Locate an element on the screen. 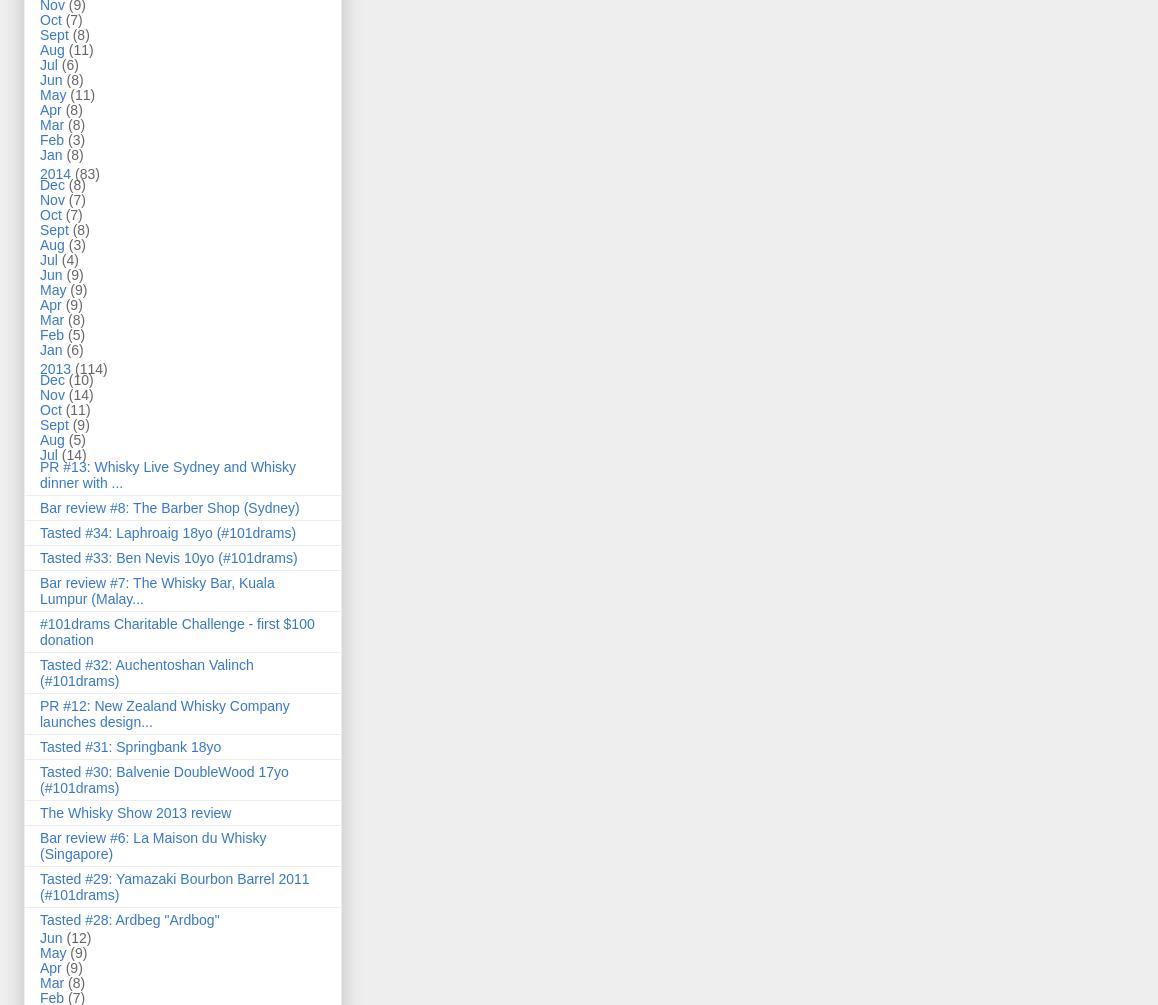 The image size is (1158, 1005). 'Tasted #33: Ben Nevis 10yo (#101drams)' is located at coordinates (167, 555).